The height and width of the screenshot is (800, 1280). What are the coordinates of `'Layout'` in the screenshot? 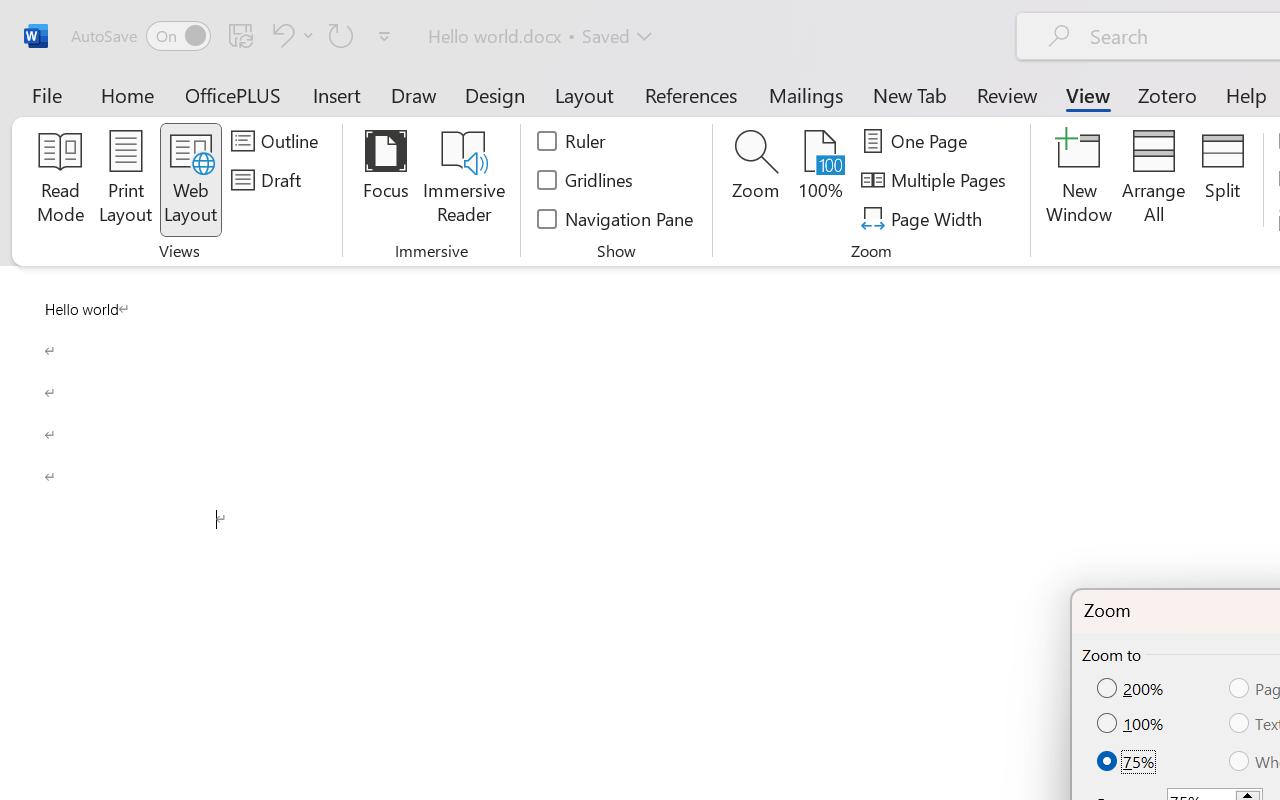 It's located at (583, 94).